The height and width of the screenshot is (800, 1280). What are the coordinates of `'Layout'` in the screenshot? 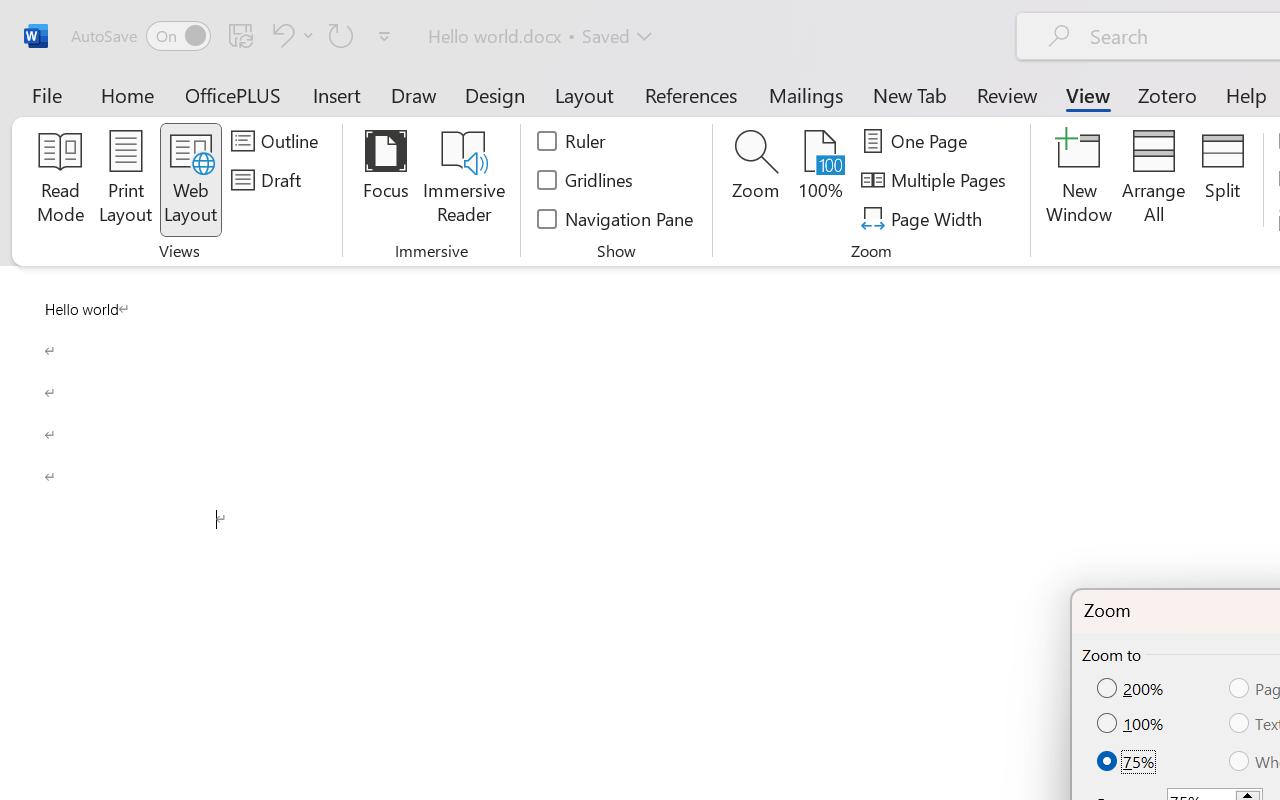 It's located at (583, 94).